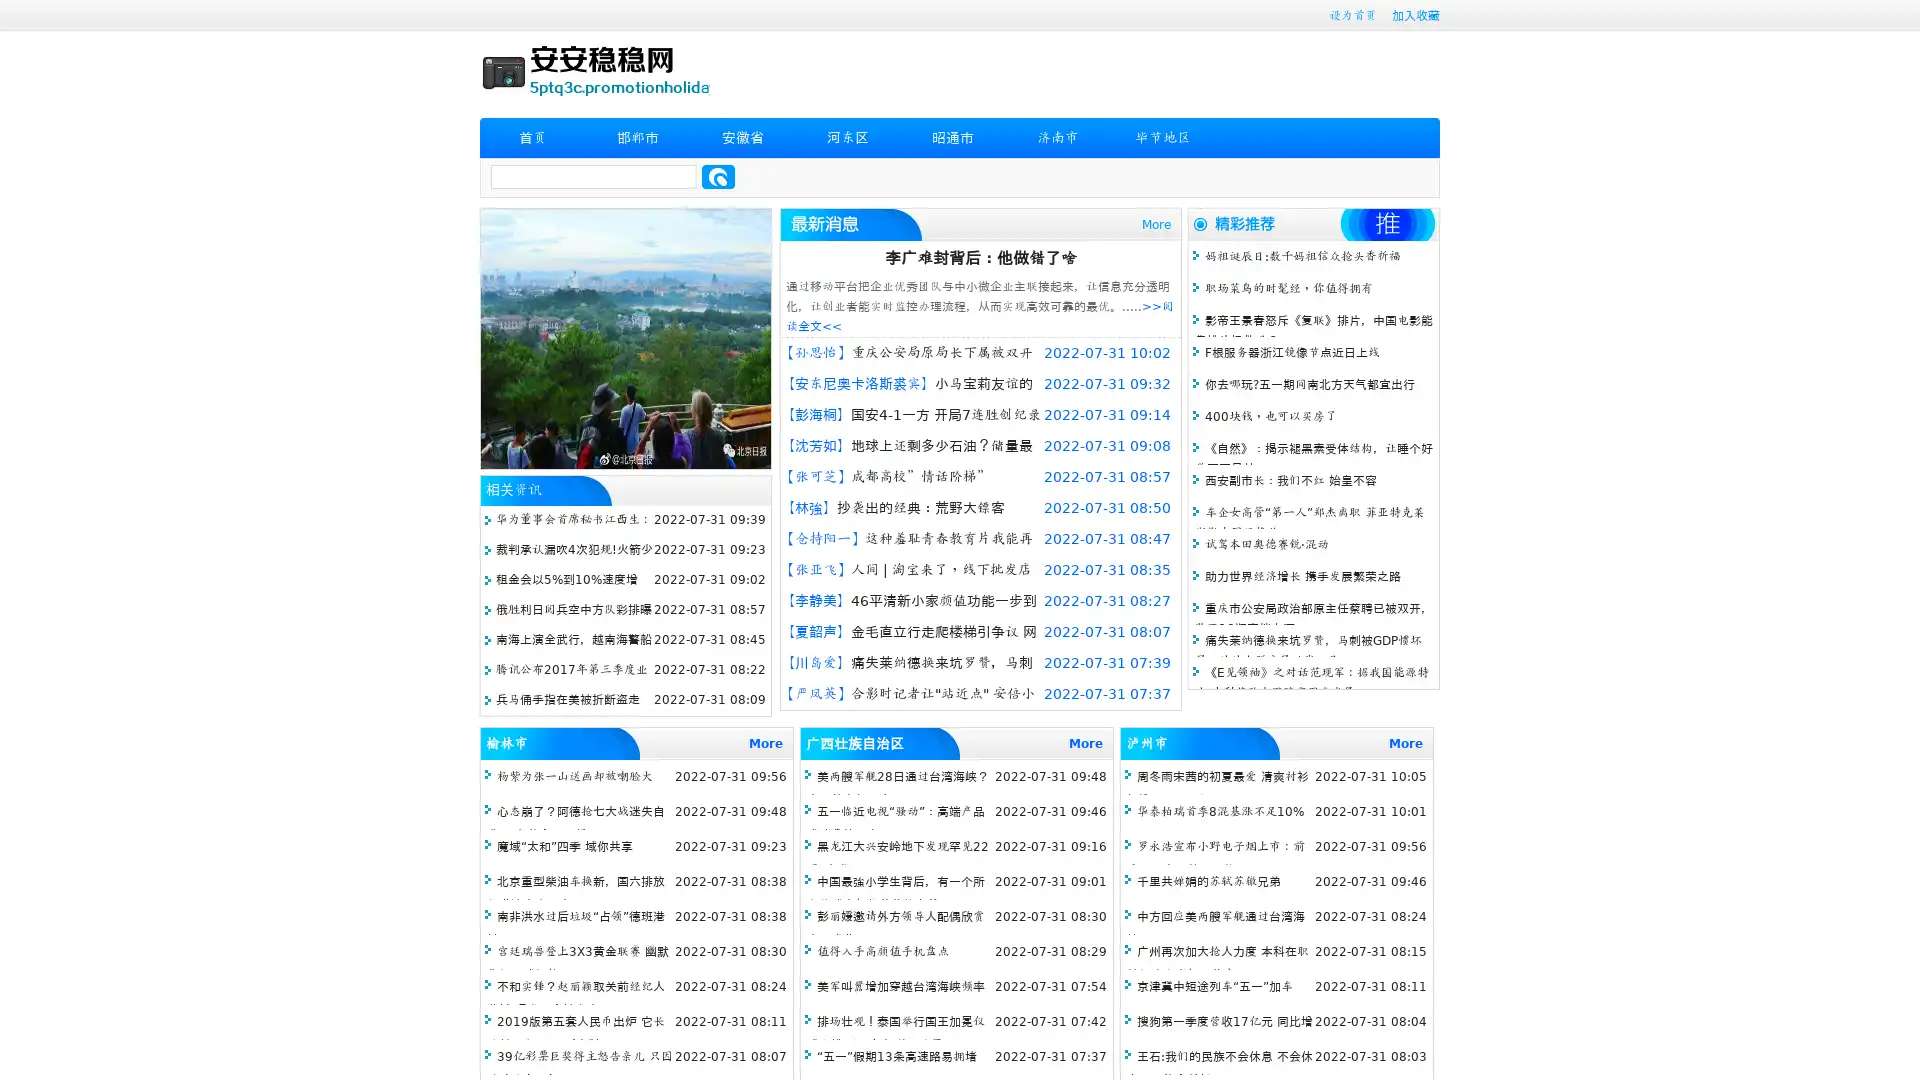 The image size is (1920, 1080). What do you see at coordinates (718, 176) in the screenshot?
I see `Search` at bounding box center [718, 176].